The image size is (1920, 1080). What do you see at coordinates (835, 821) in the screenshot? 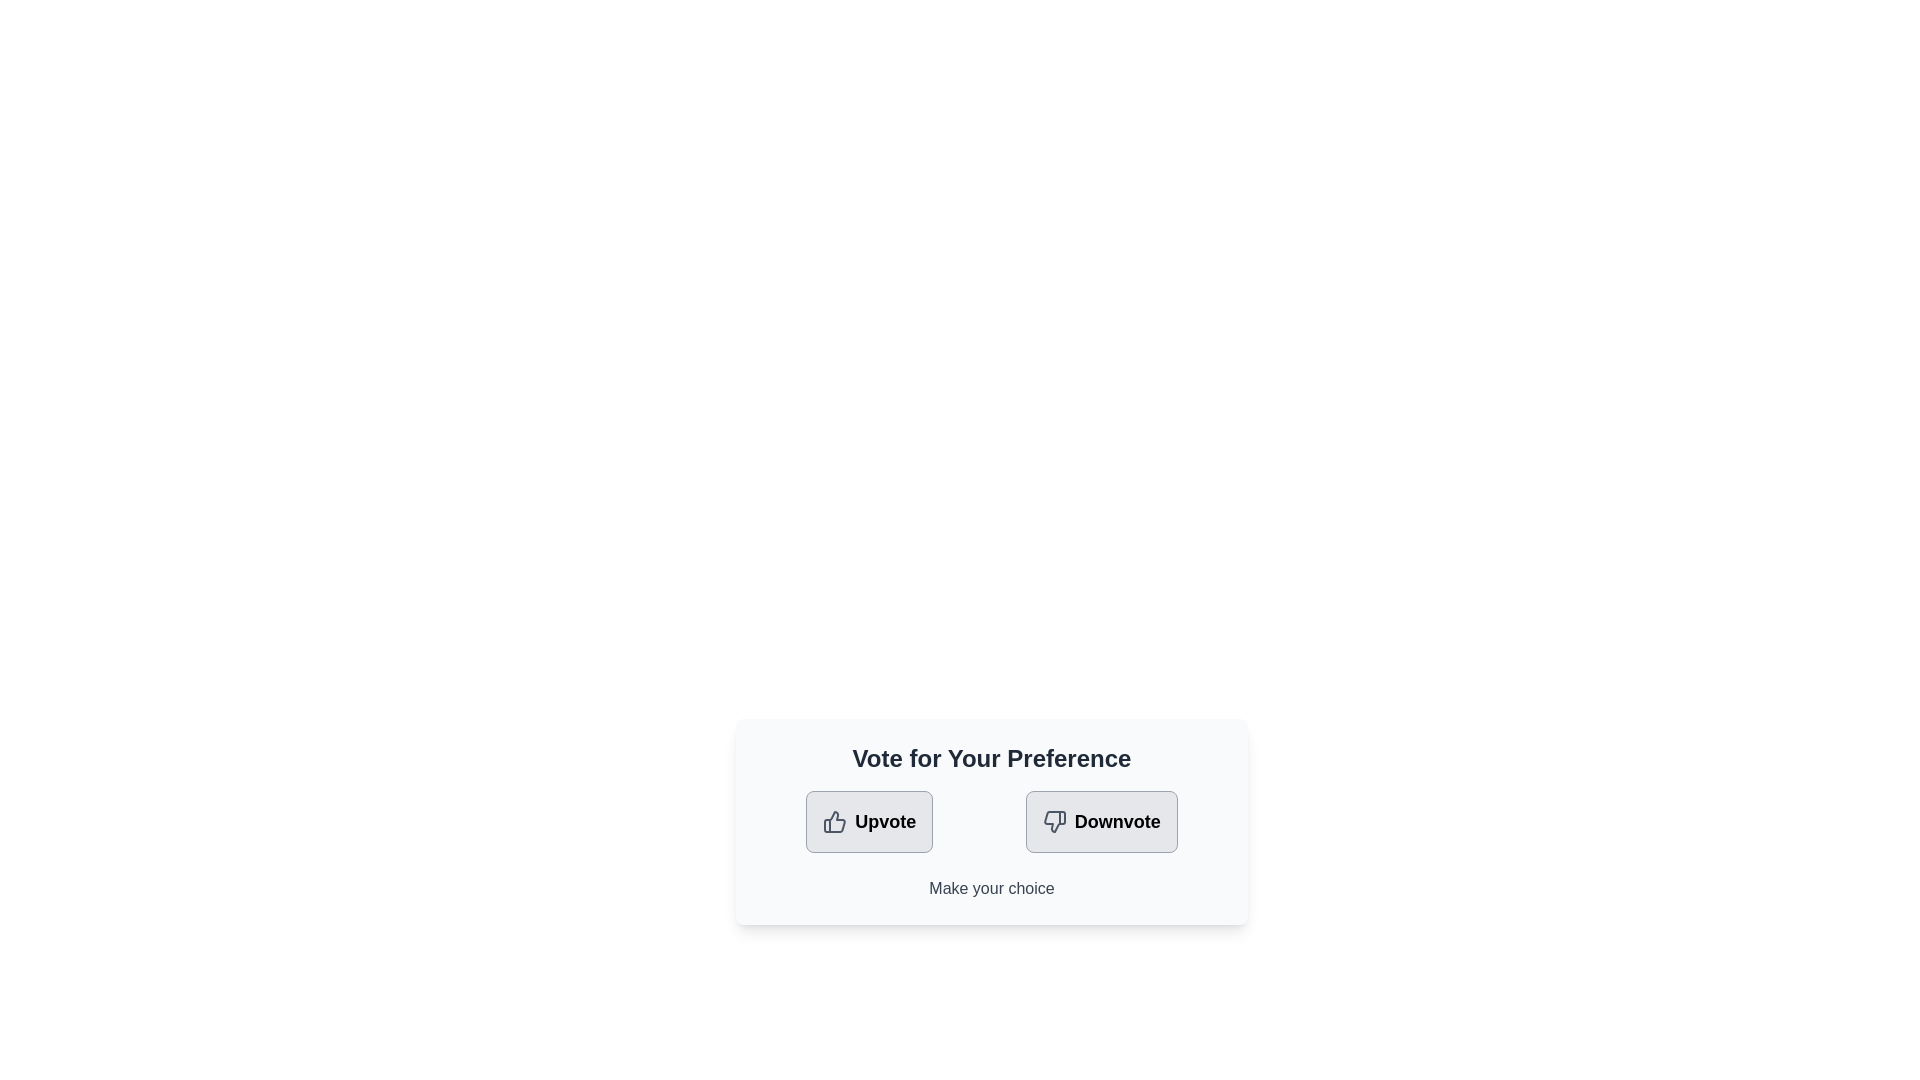
I see `the thumbs-up icon within the 'Upvote' button` at bounding box center [835, 821].